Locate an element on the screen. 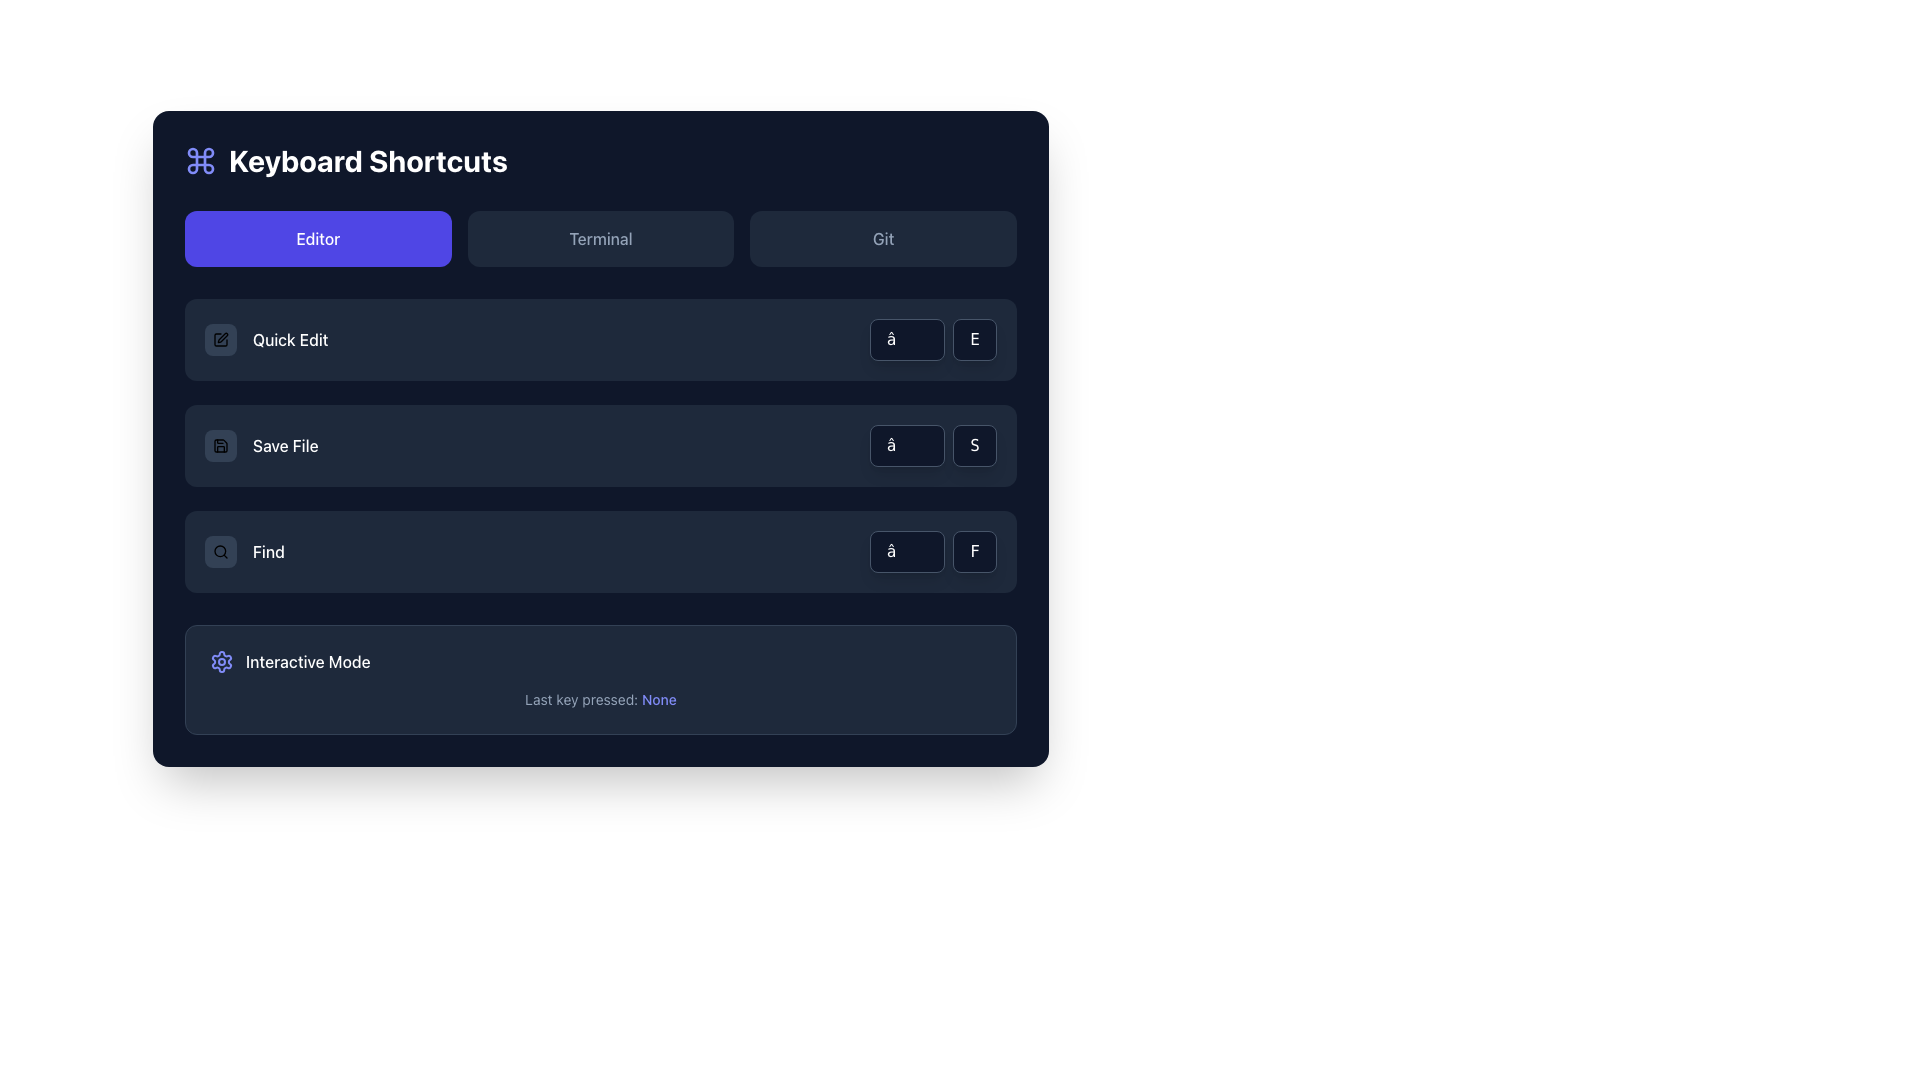 Image resolution: width=1920 pixels, height=1080 pixels. the circular magnifying glass icon representing the search function, located in the 'Find' section of shortcuts, positioned to the left of the text 'Find' is located at coordinates (220, 551).